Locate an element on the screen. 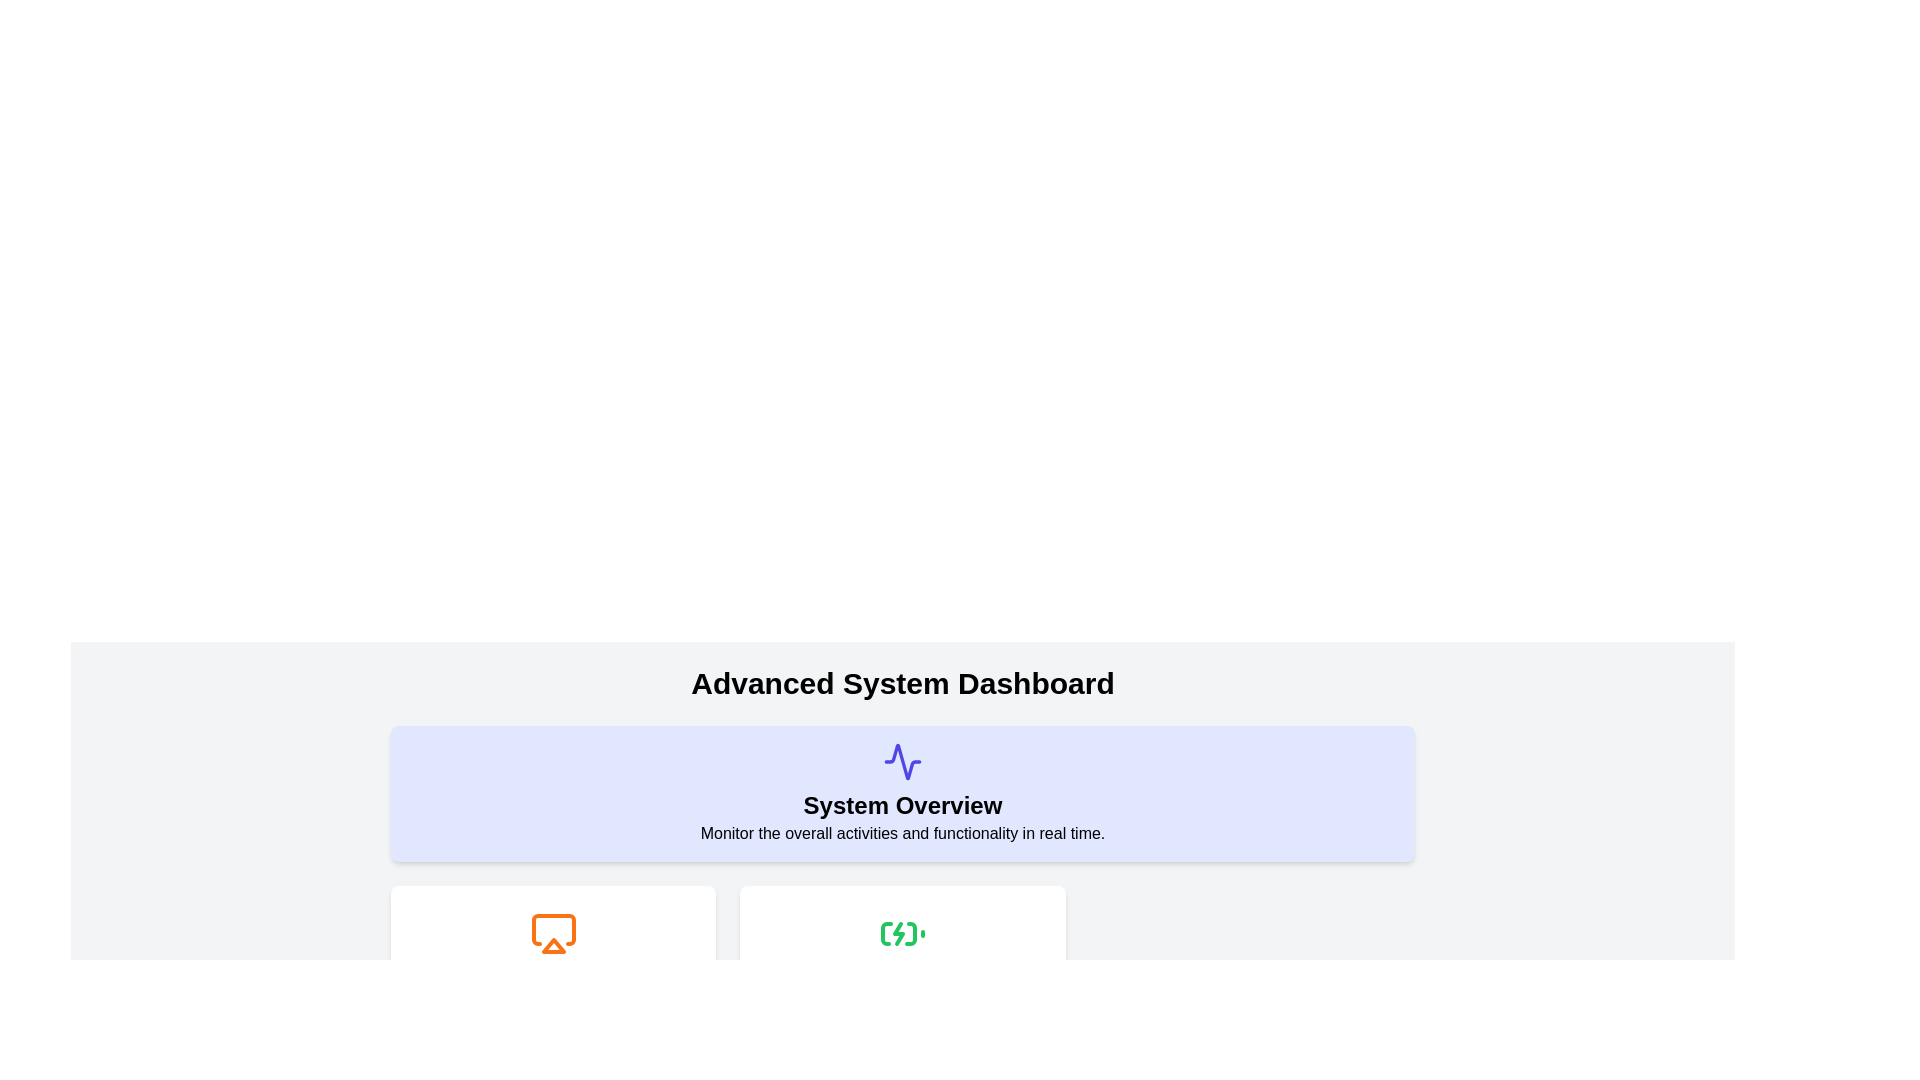  text from the Text Header element labeled 'Advanced System Dashboard', which is a large, bold headline positioned centrally at the top of the interface is located at coordinates (901, 682).